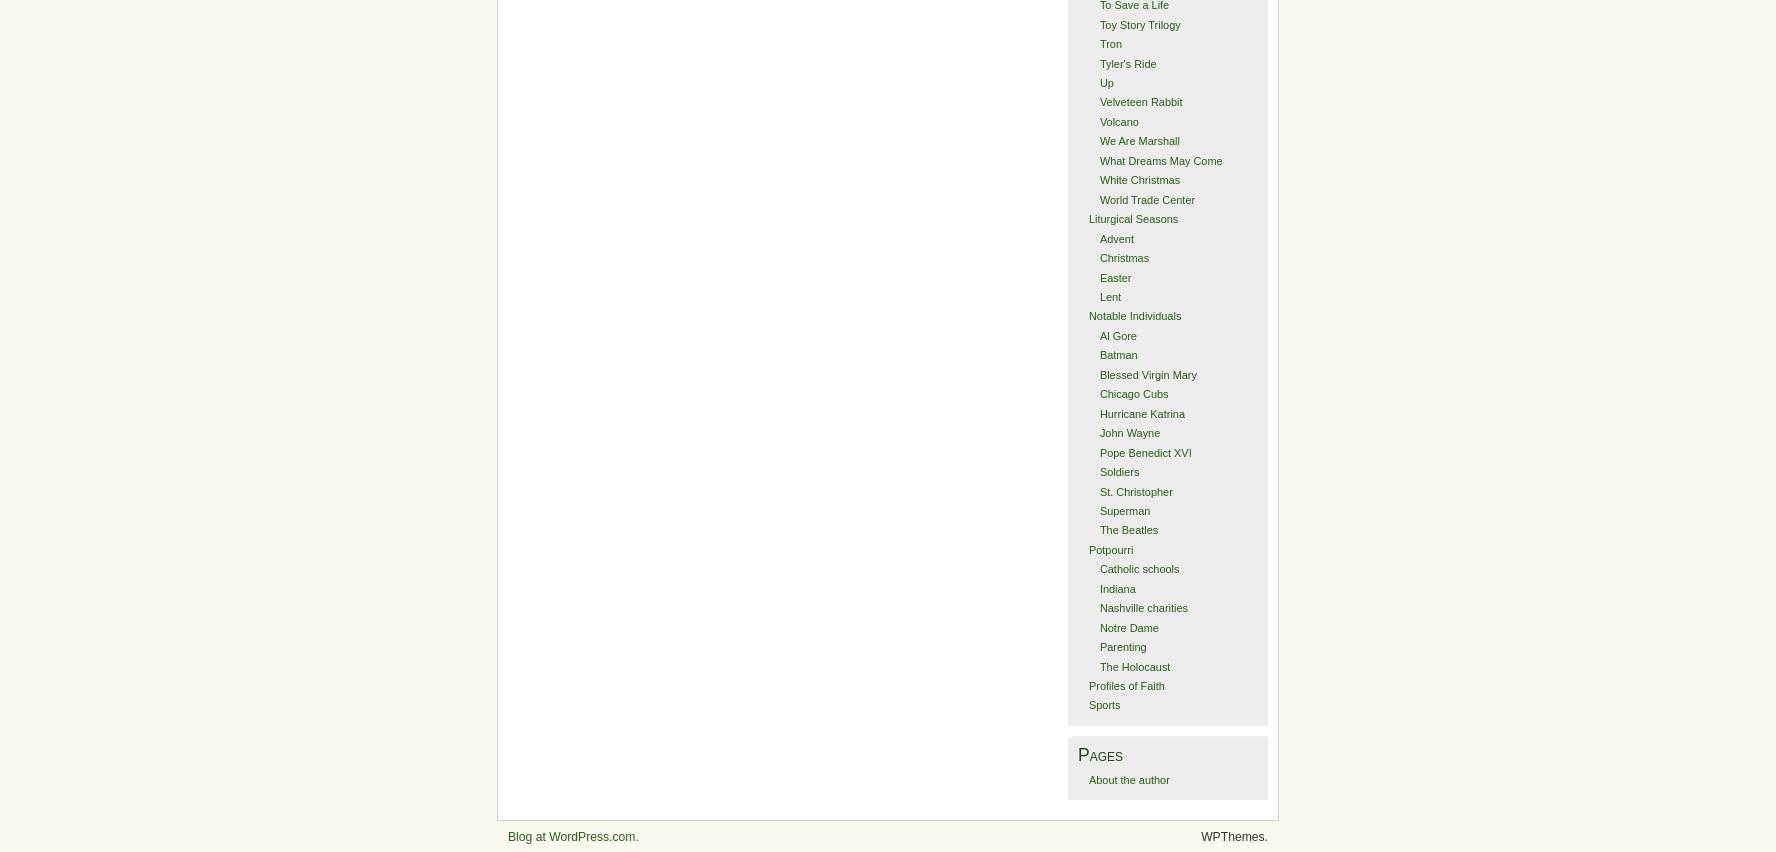 The height and width of the screenshot is (852, 1776). What do you see at coordinates (1116, 236) in the screenshot?
I see `'Advent'` at bounding box center [1116, 236].